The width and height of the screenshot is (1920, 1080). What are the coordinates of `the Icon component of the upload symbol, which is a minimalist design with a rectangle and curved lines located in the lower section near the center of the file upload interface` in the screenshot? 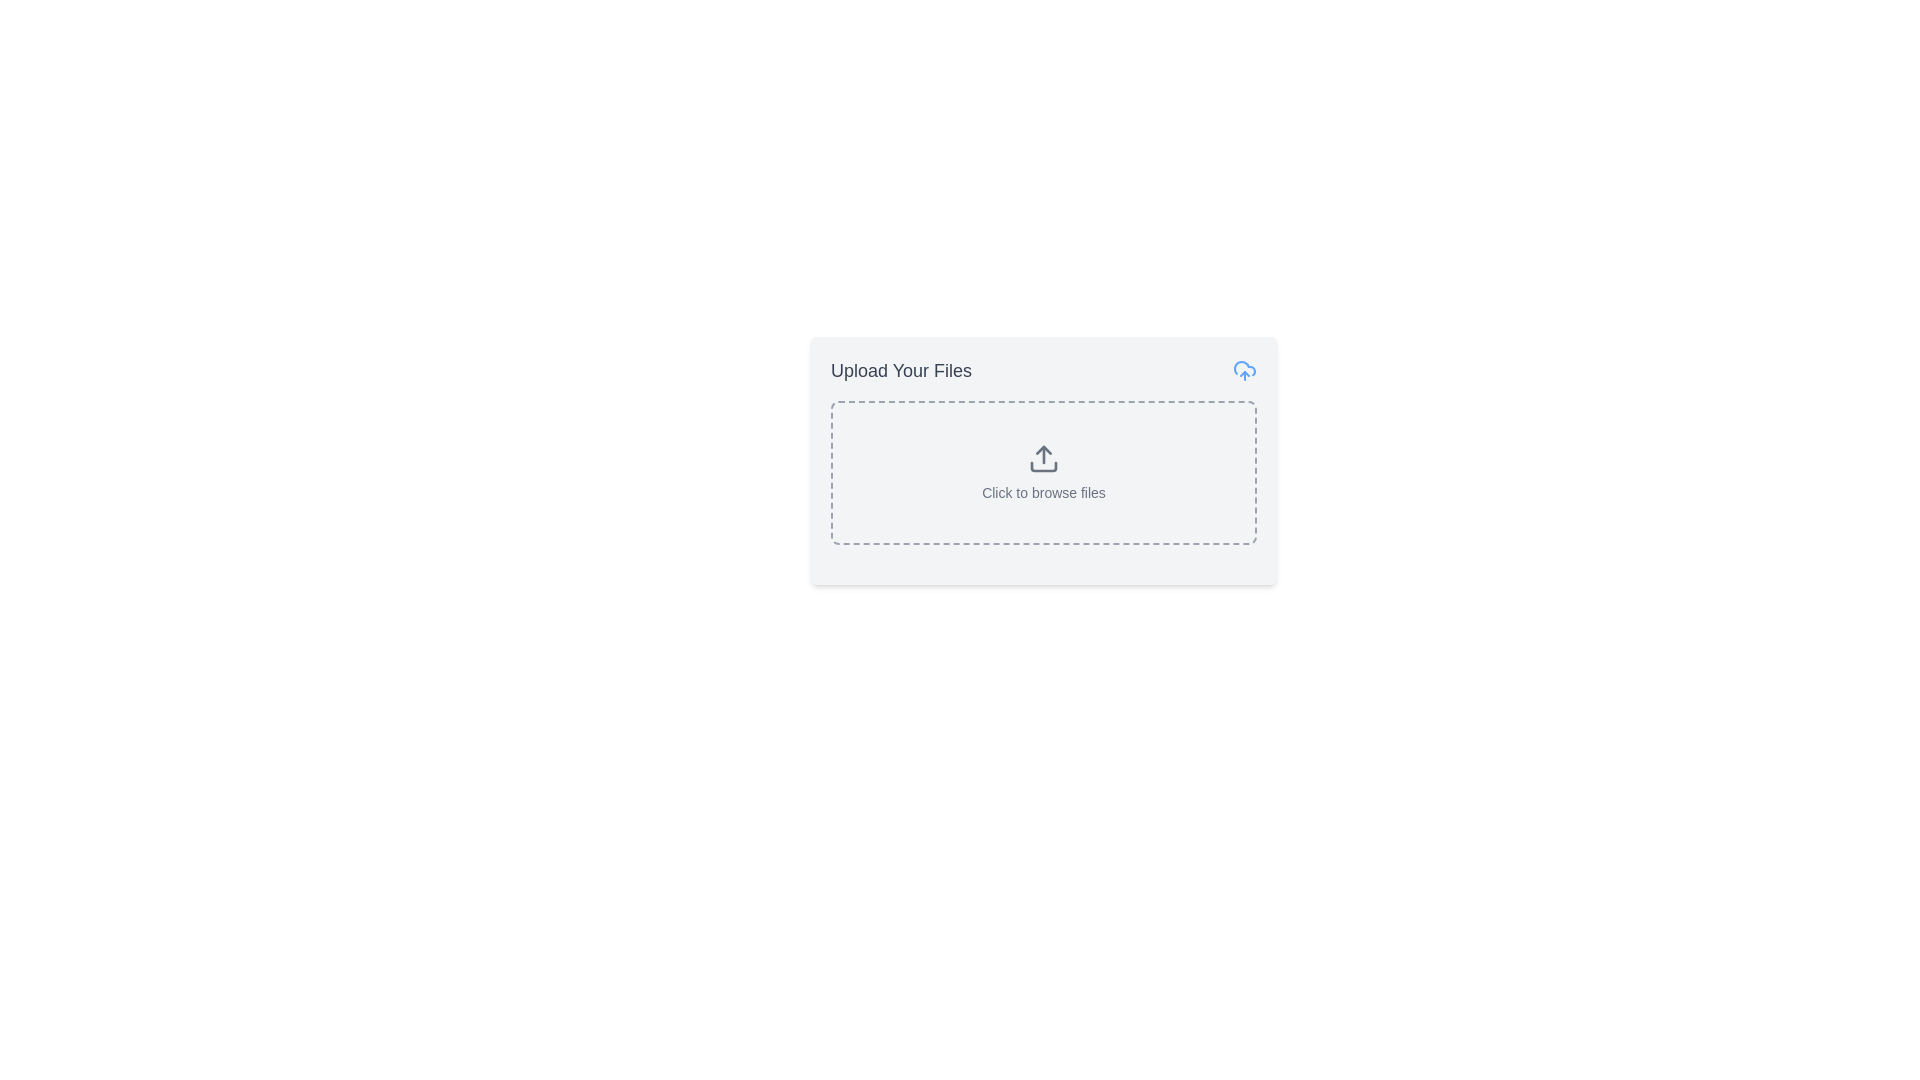 It's located at (1042, 466).